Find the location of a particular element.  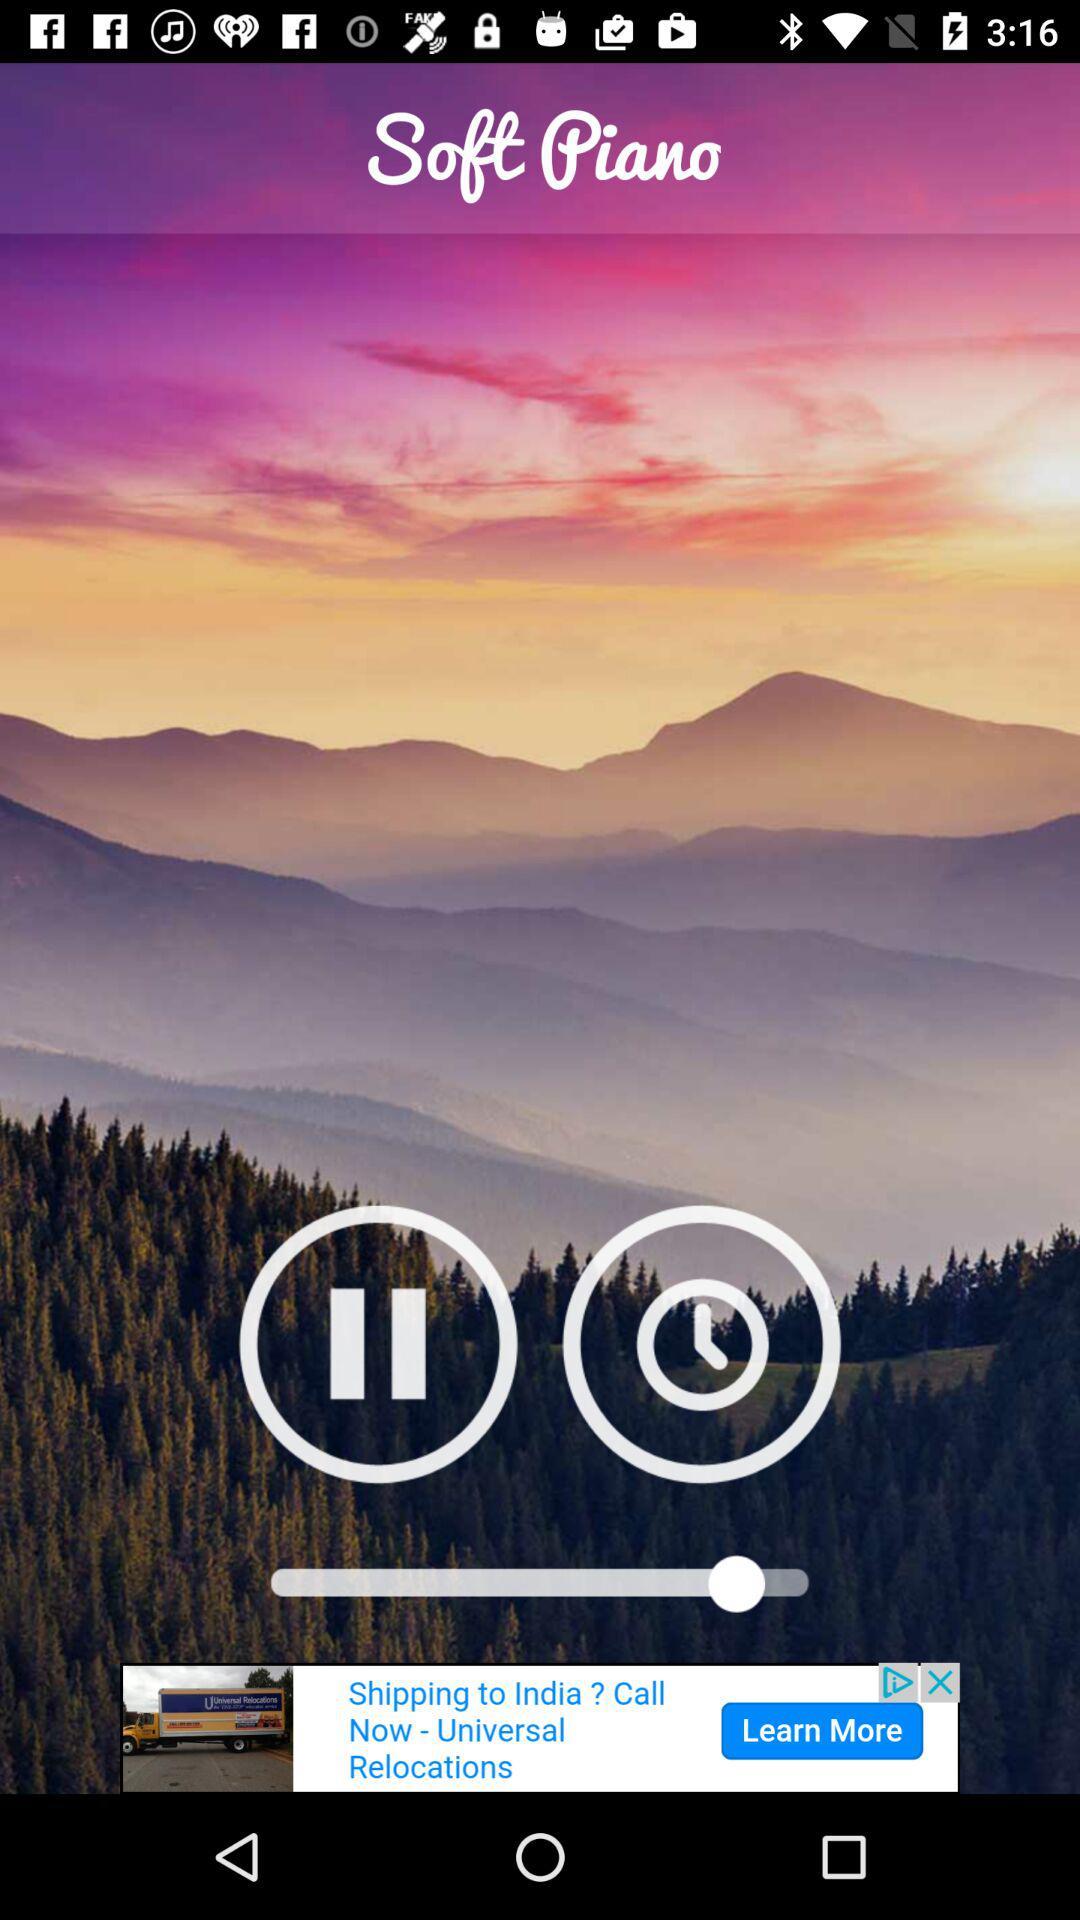

pause audio is located at coordinates (378, 1343).